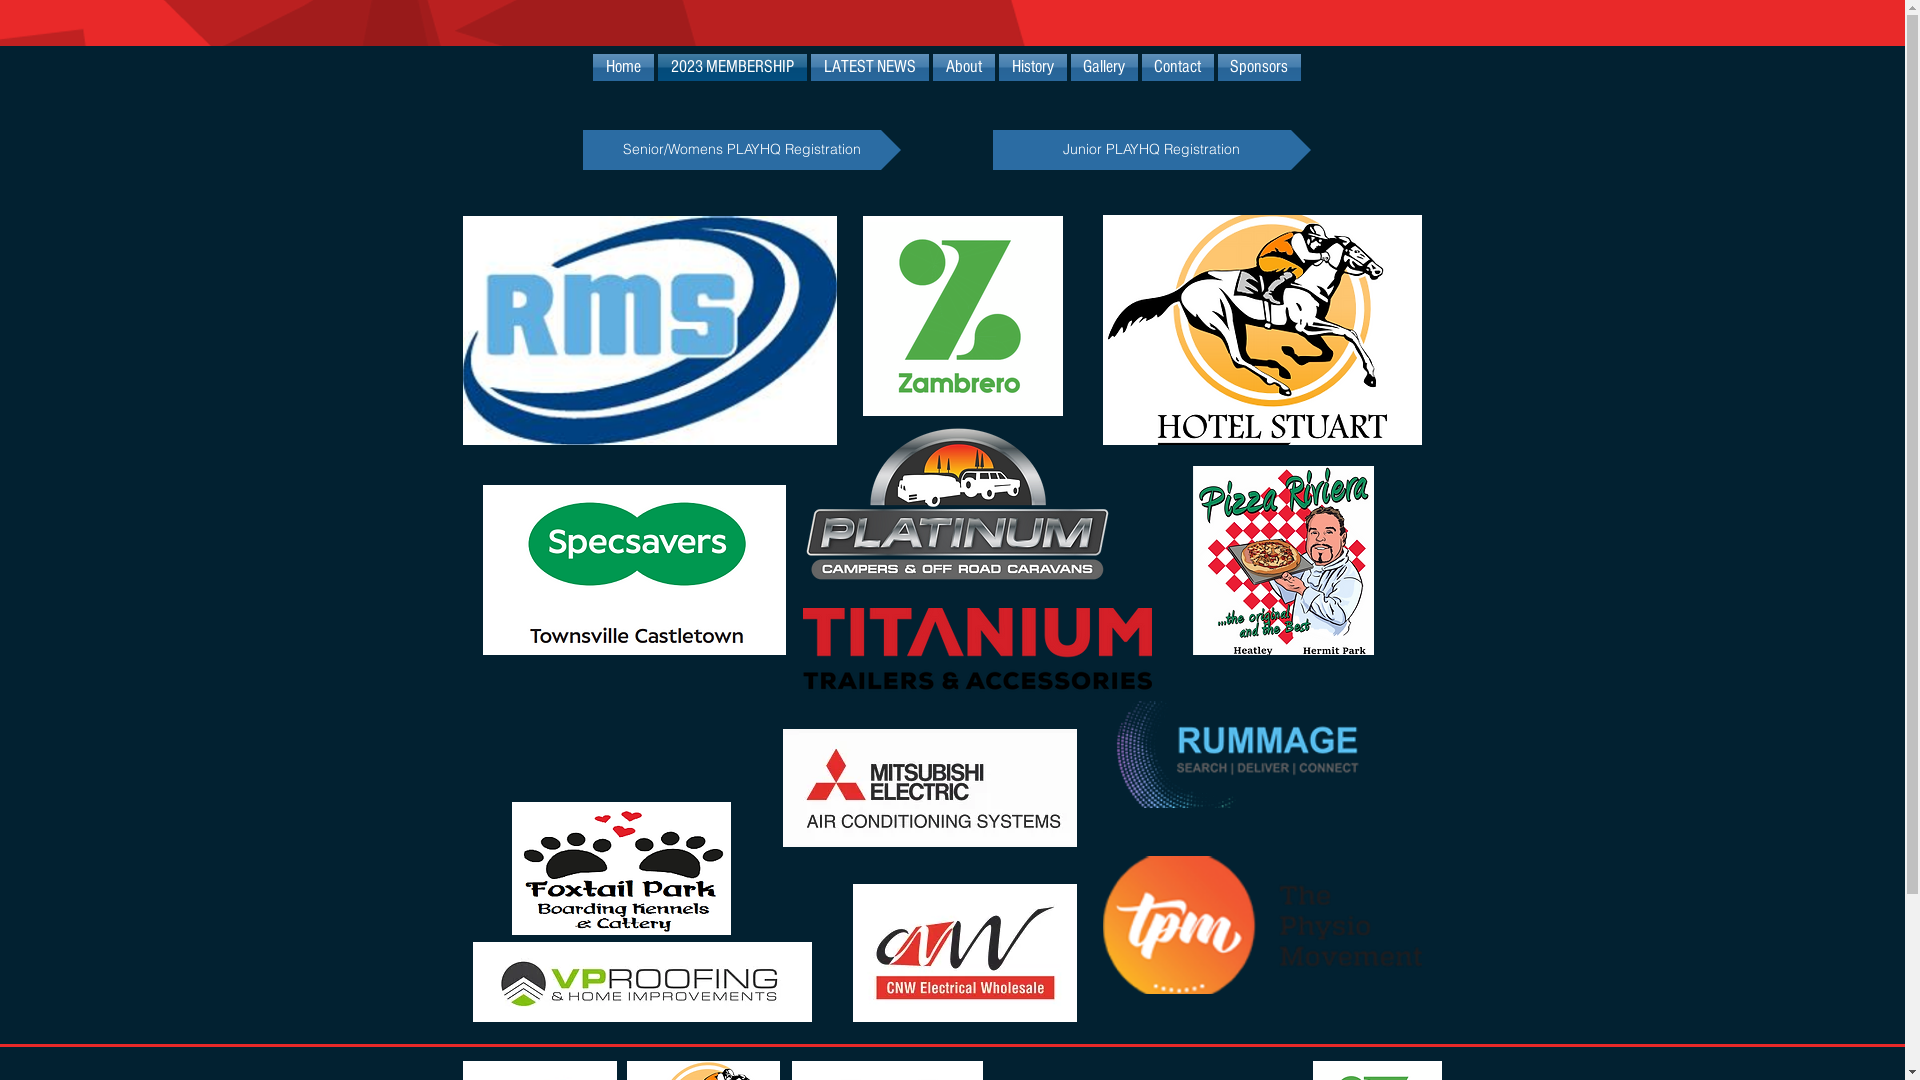 The height and width of the screenshot is (1080, 1920). What do you see at coordinates (1151, 149) in the screenshot?
I see `'Junior PLAYHQ Registration'` at bounding box center [1151, 149].